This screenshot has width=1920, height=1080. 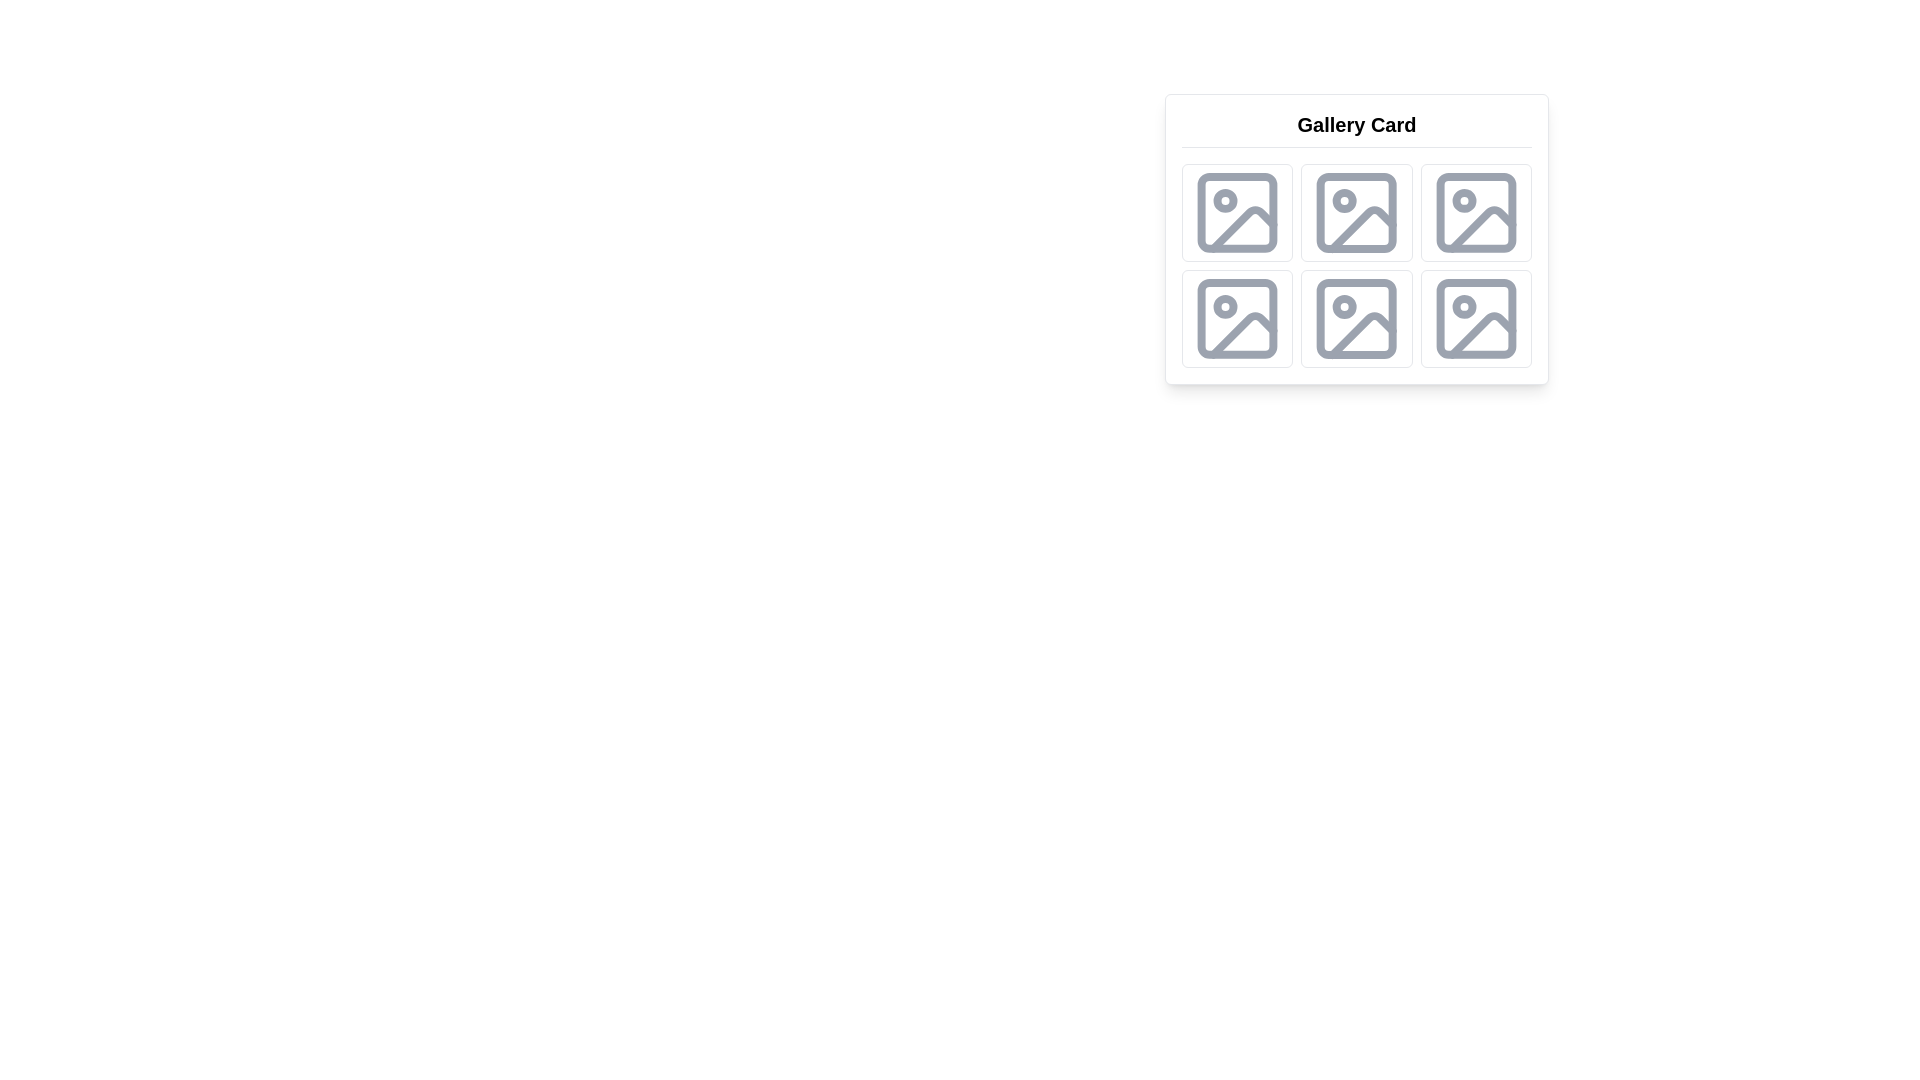 What do you see at coordinates (1236, 353) in the screenshot?
I see `the static text element labeled 'Caption 4' at the bottom of the last gallery card in the second row to make it more visible` at bounding box center [1236, 353].